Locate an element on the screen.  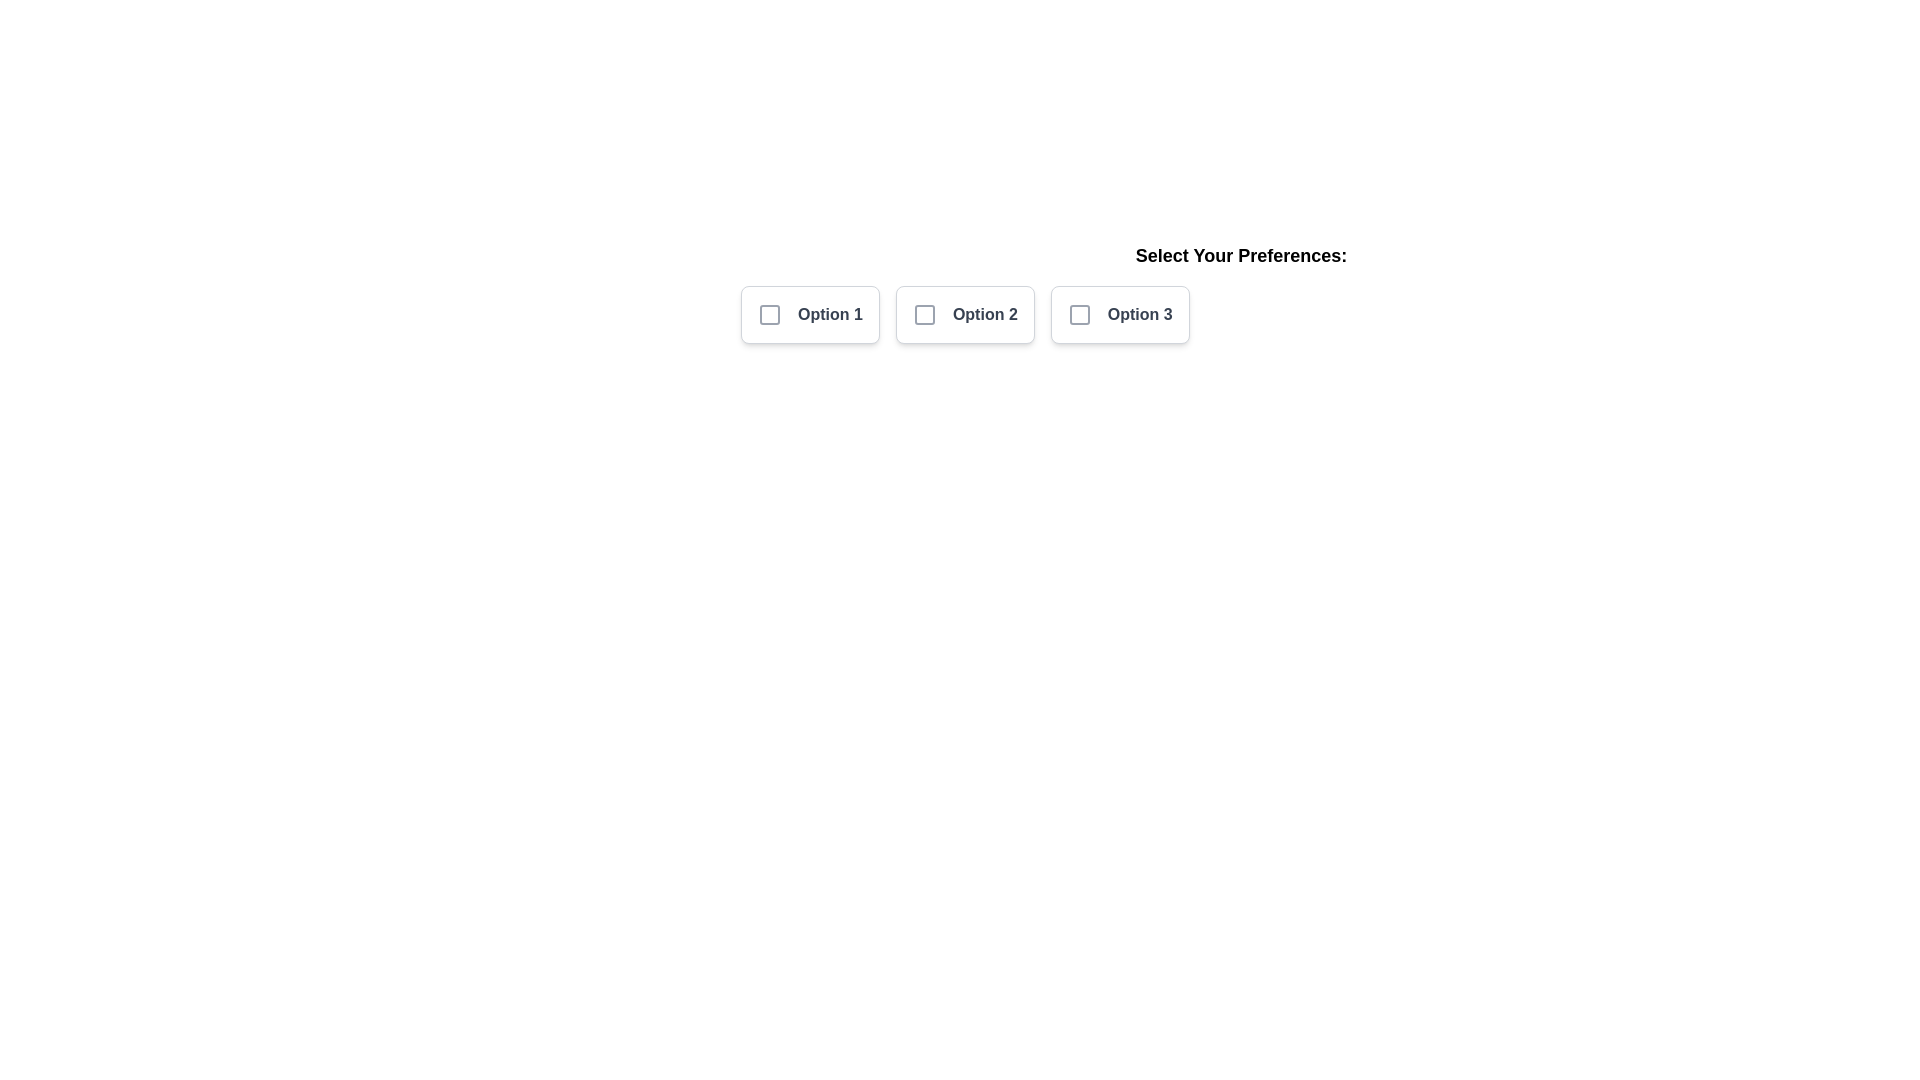
the Checkbox Icon for 'Option 1' is located at coordinates (768, 315).